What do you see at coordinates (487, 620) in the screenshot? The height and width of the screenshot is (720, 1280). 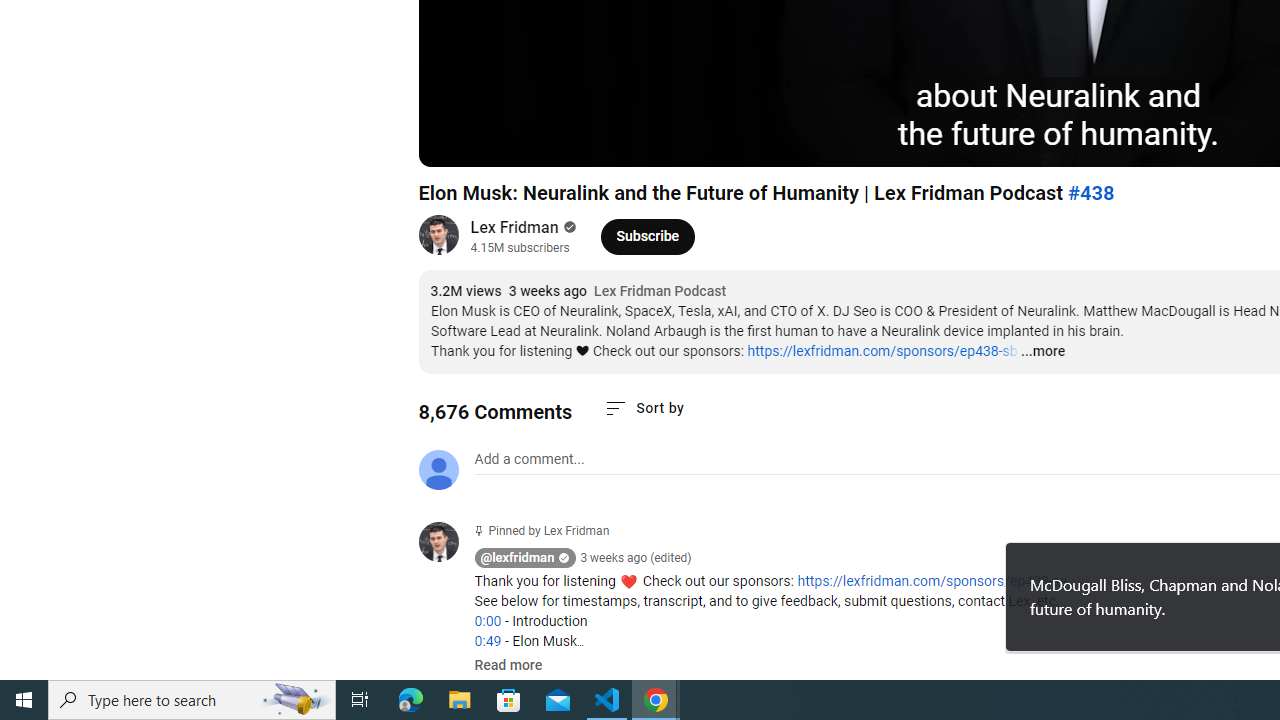 I see `'0:00'` at bounding box center [487, 620].